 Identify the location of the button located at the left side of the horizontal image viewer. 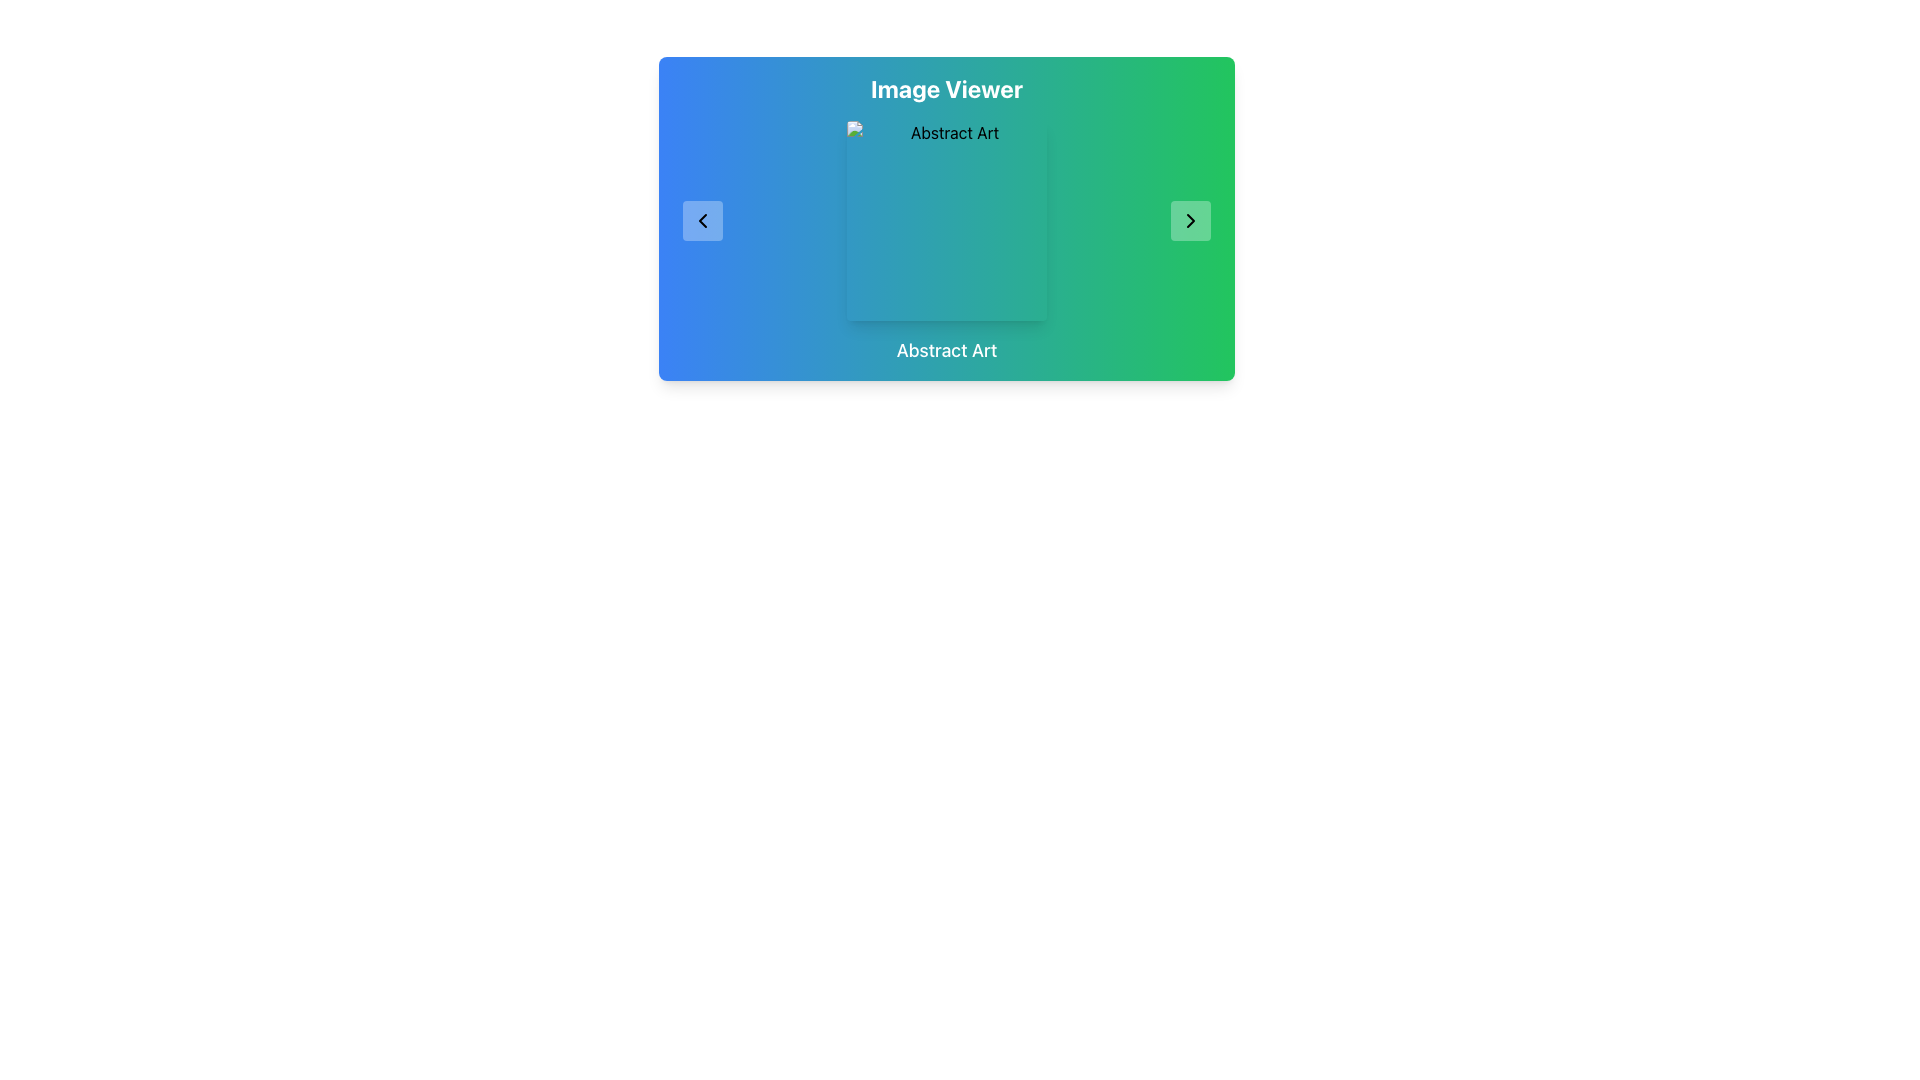
(702, 220).